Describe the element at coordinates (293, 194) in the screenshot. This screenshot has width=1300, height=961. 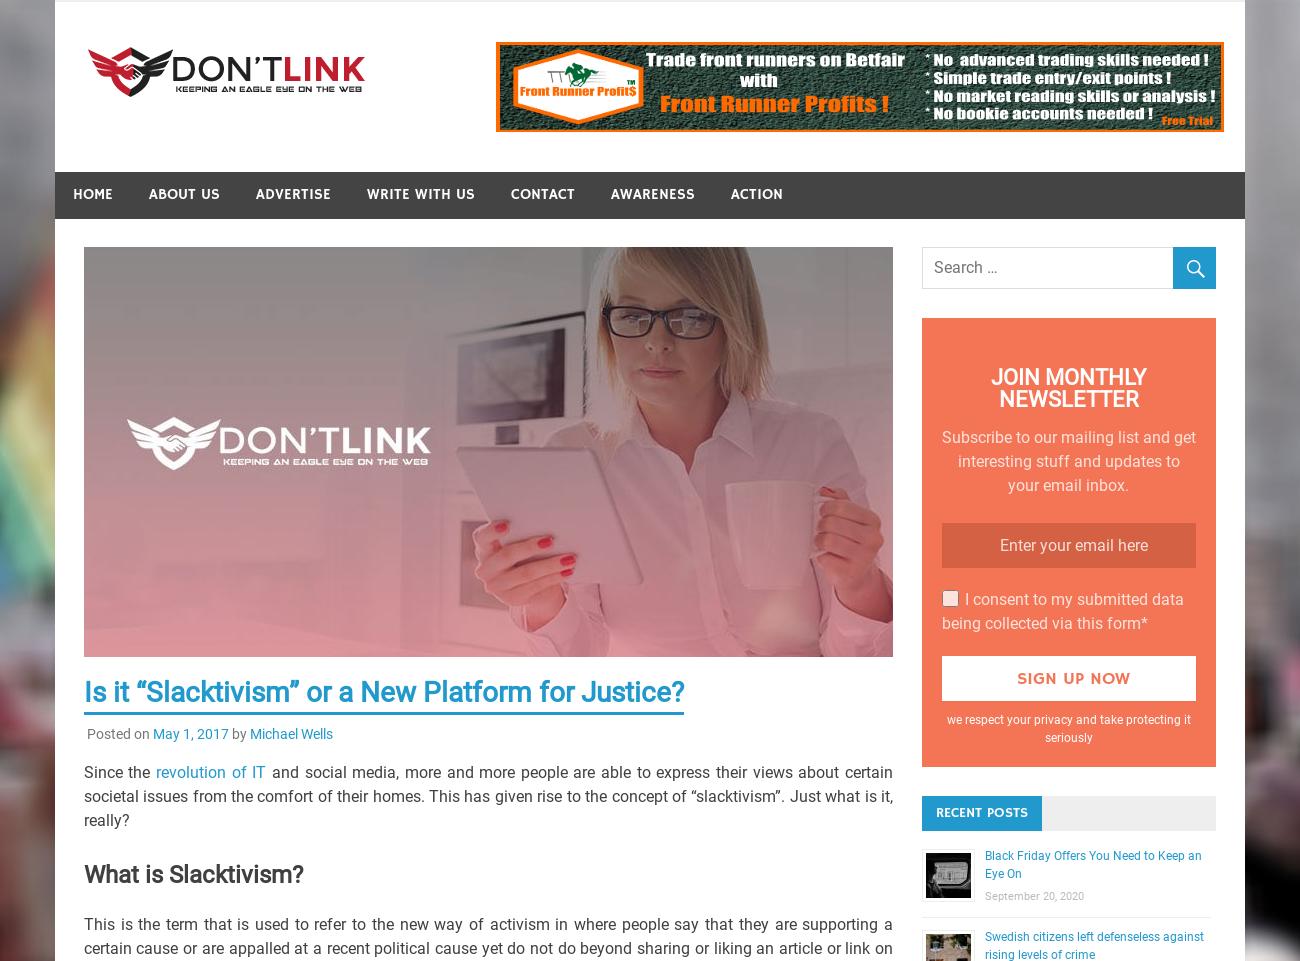
I see `'Advertise'` at that location.